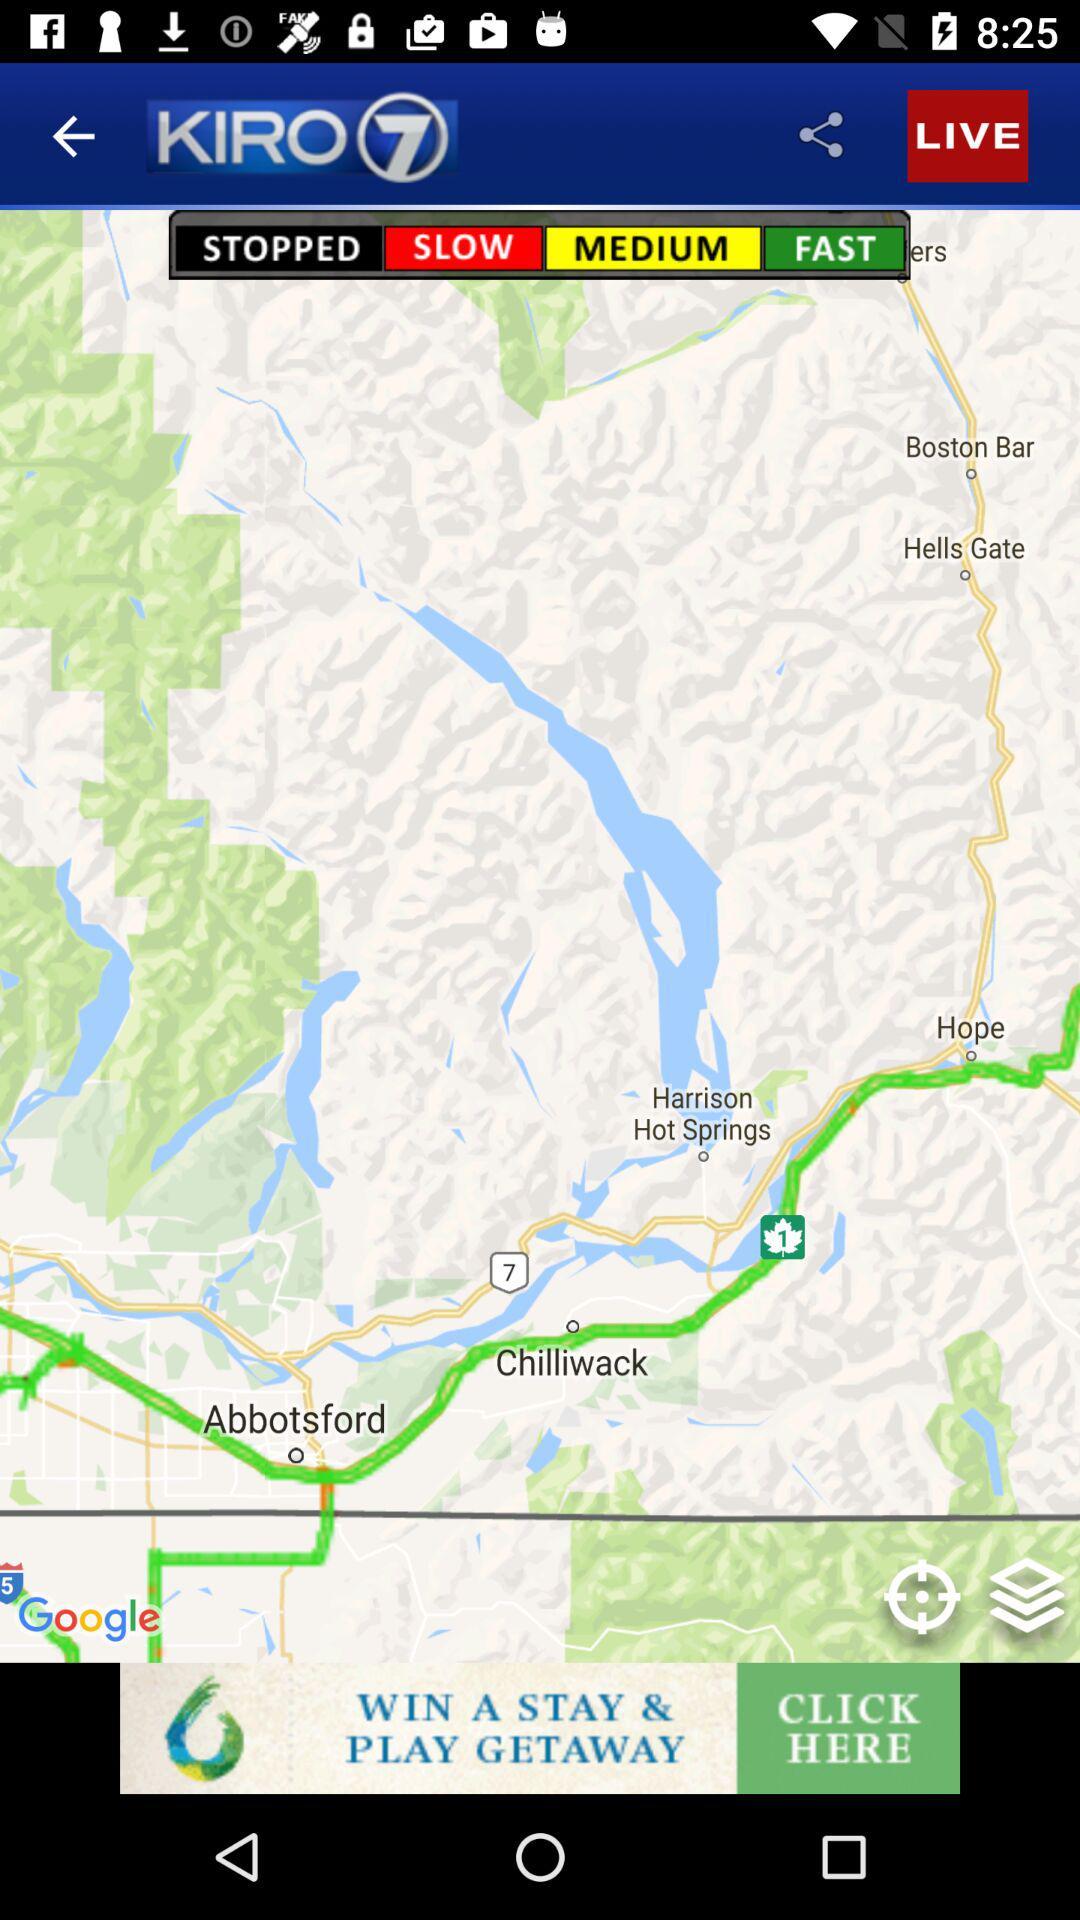 This screenshot has height=1920, width=1080. I want to click on the location_crosshair icon, so click(922, 1610).